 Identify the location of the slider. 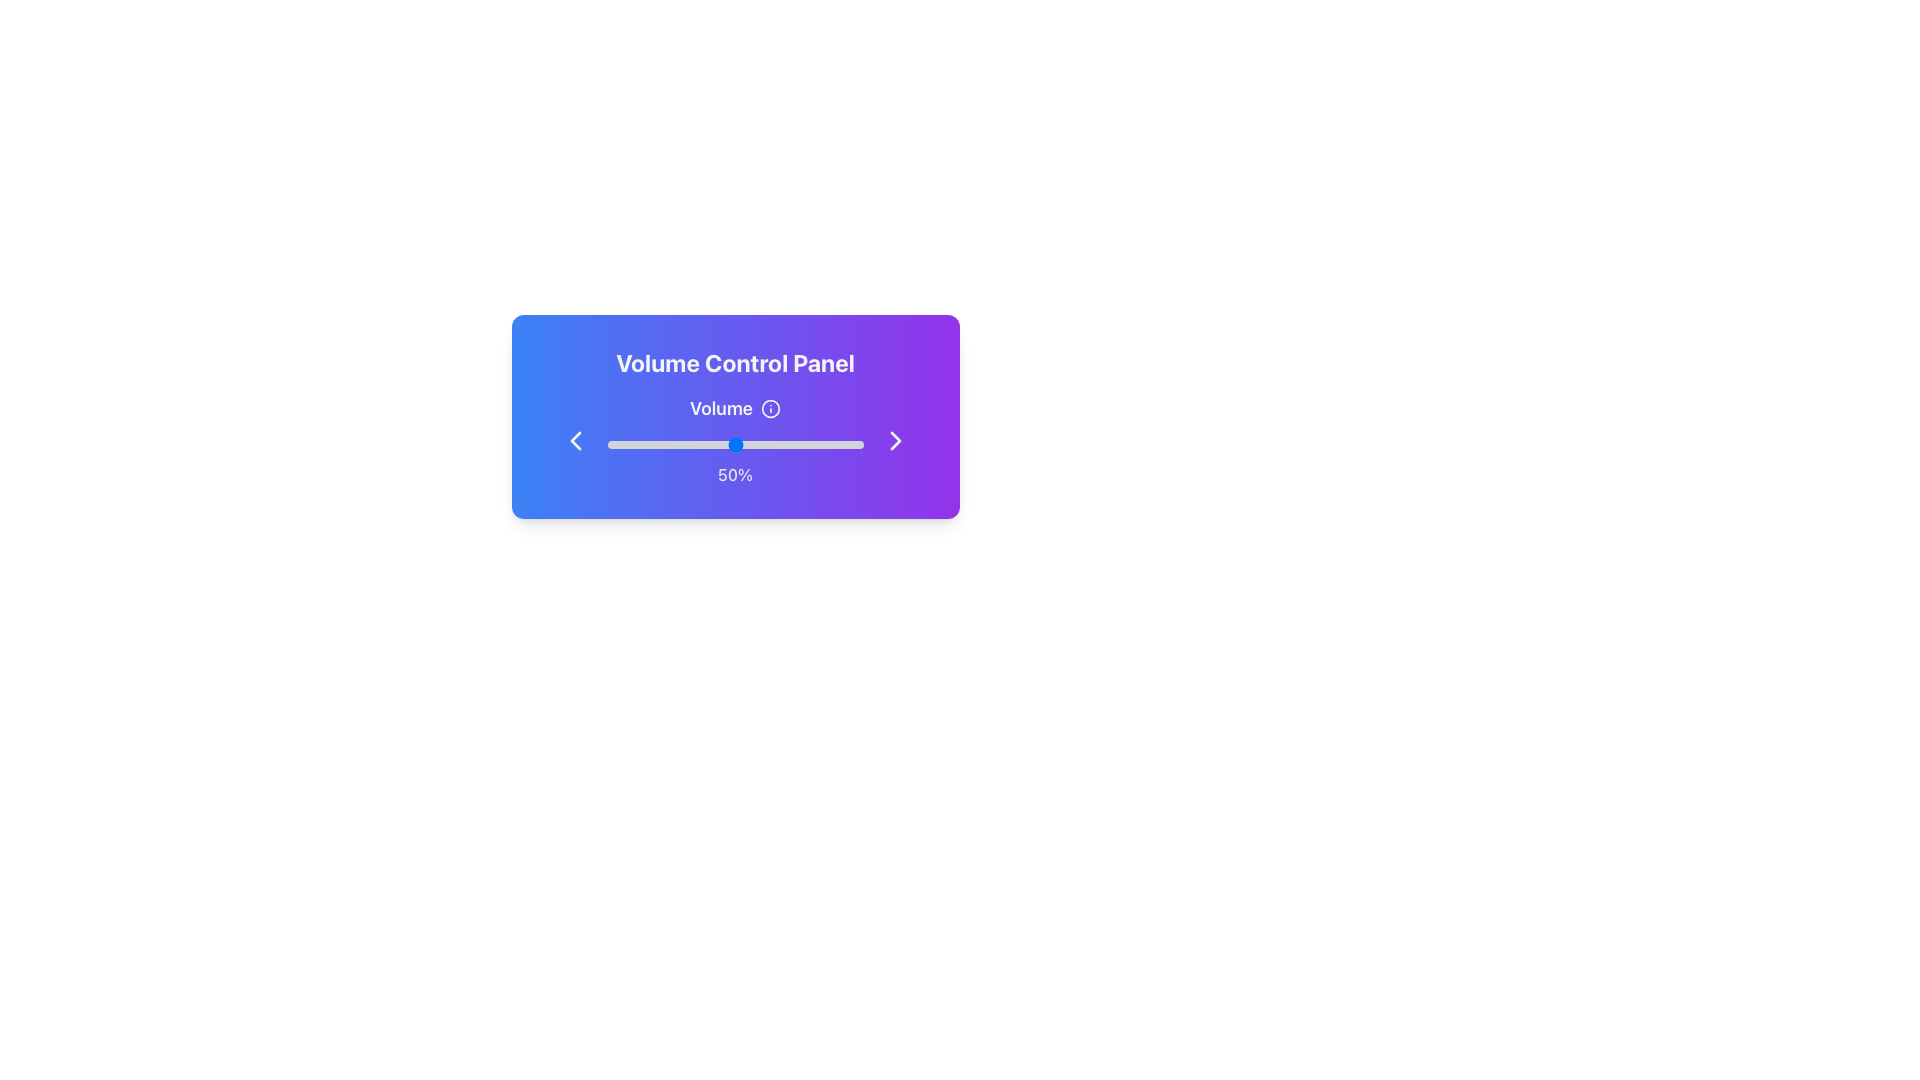
(860, 443).